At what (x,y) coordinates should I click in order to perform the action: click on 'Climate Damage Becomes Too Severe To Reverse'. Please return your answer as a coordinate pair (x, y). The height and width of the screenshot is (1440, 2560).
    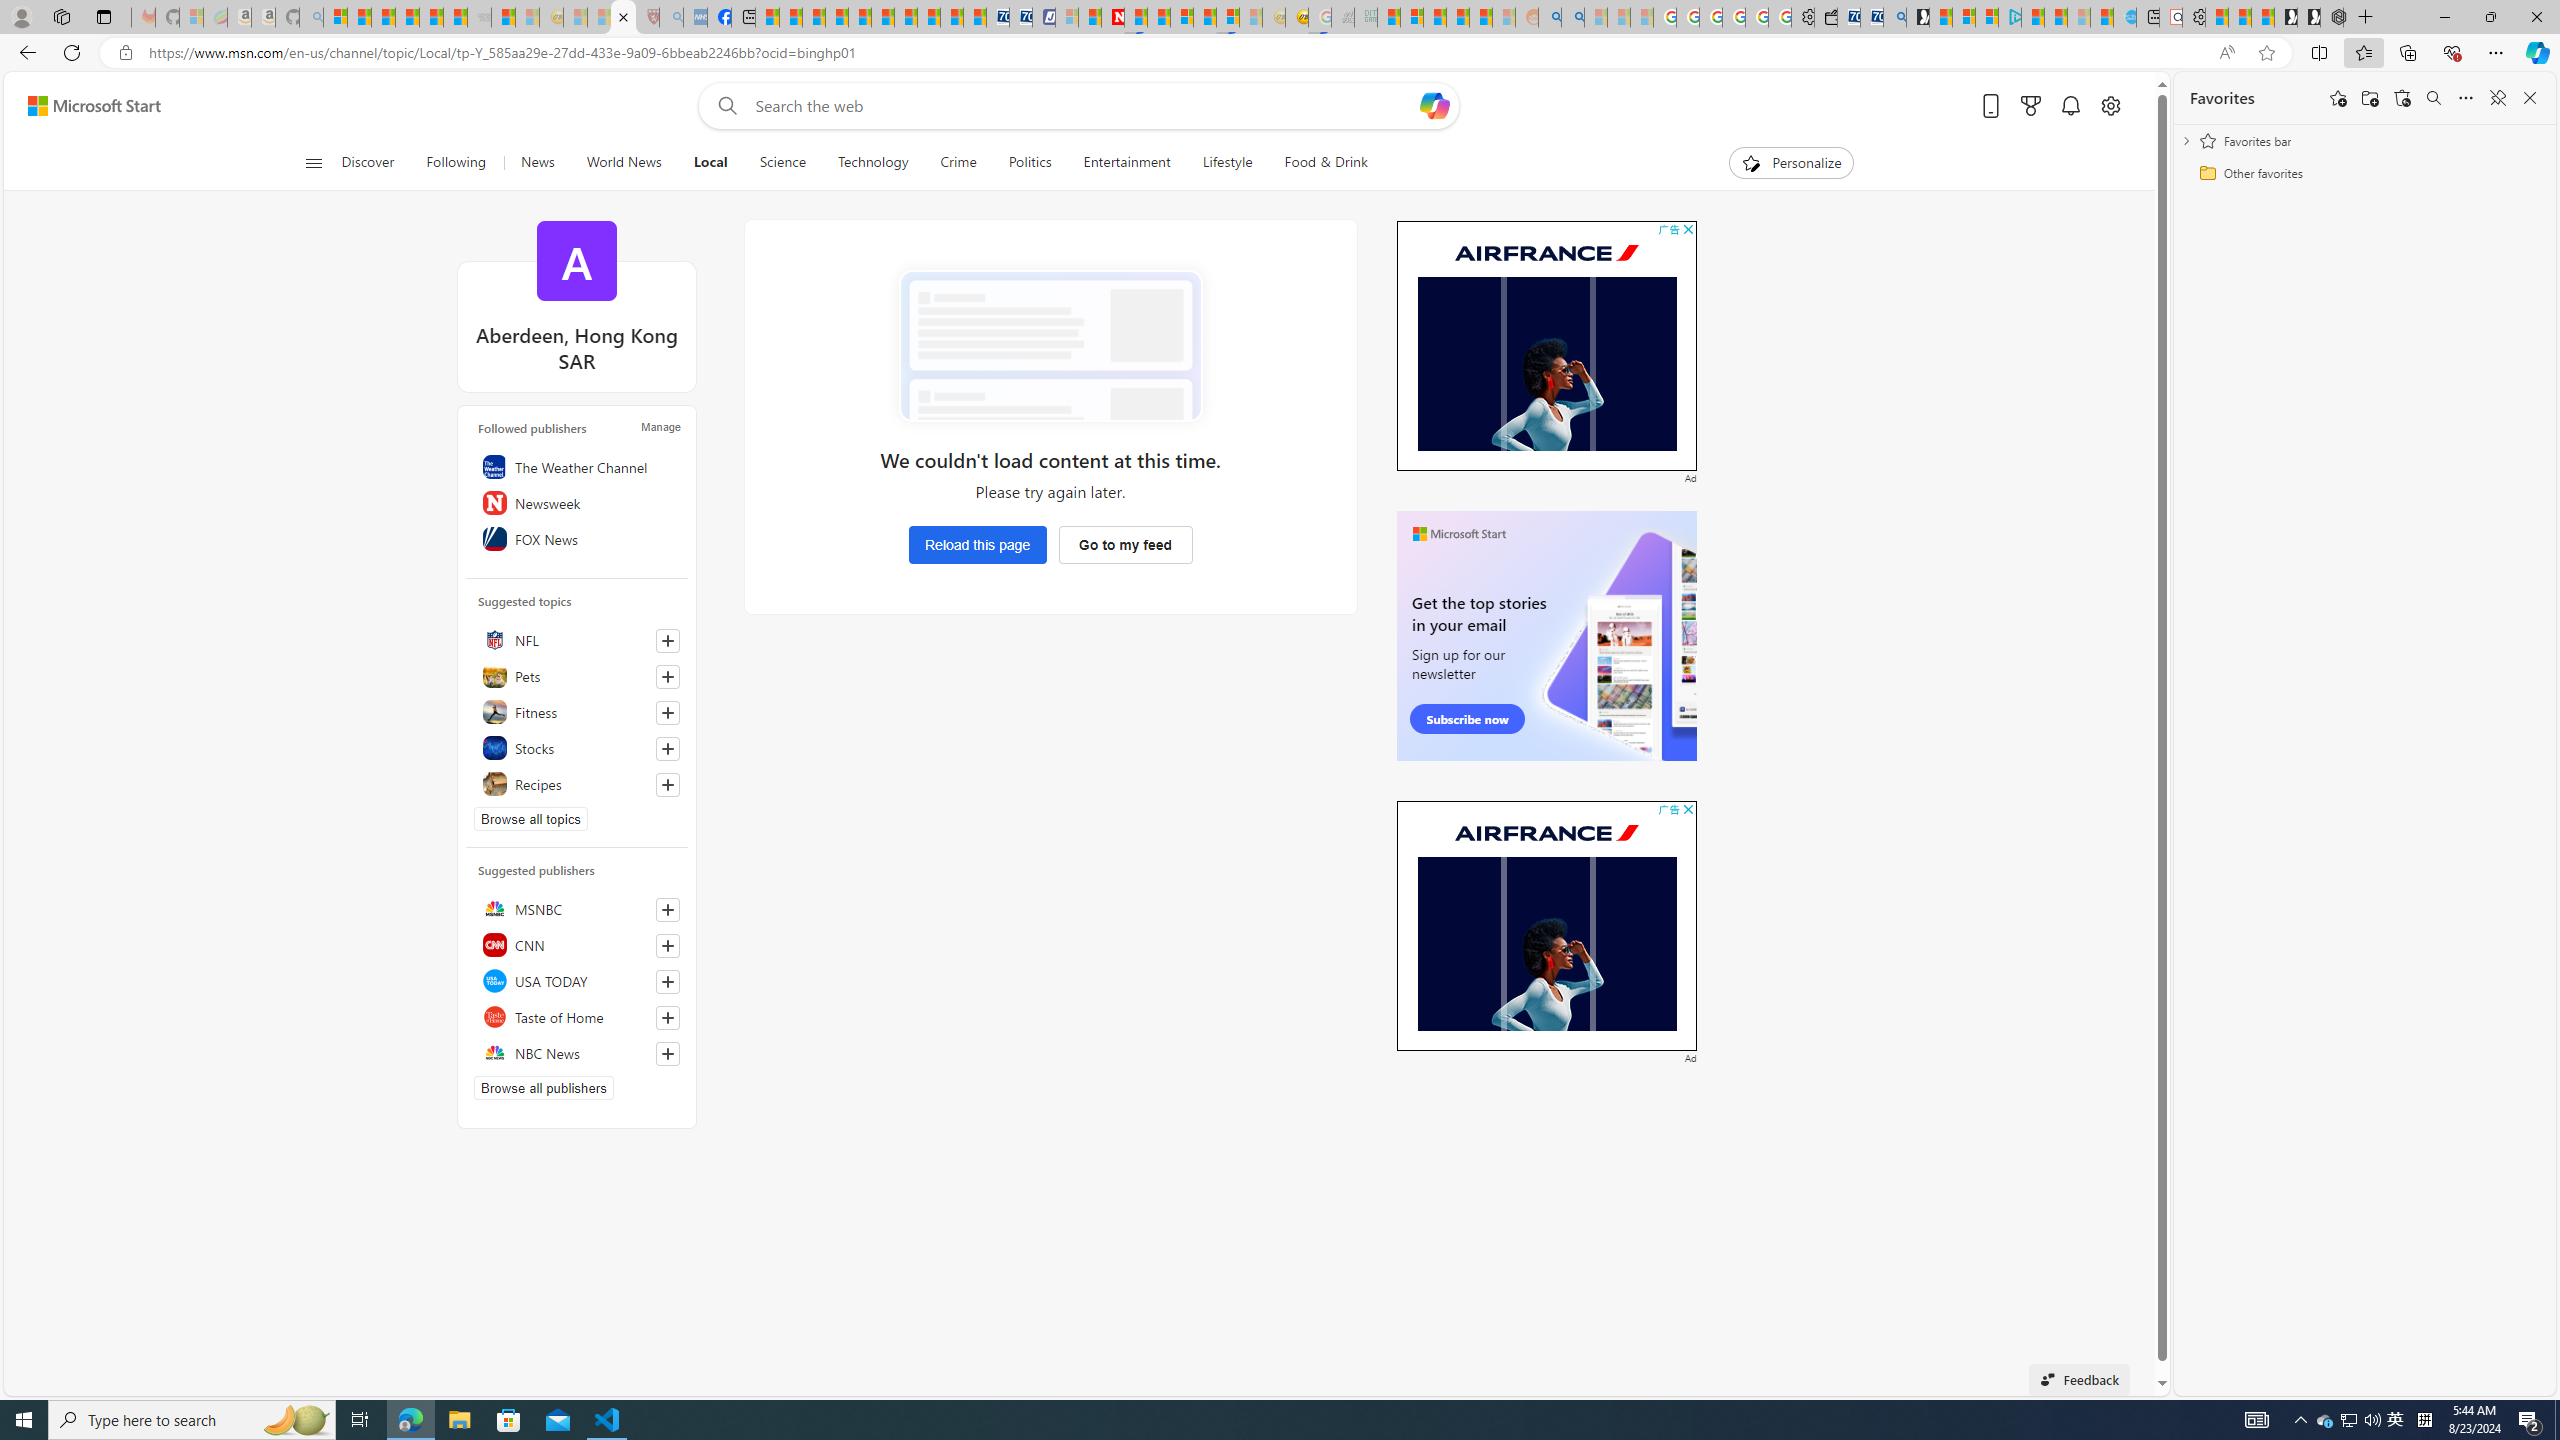
    Looking at the image, I should click on (836, 16).